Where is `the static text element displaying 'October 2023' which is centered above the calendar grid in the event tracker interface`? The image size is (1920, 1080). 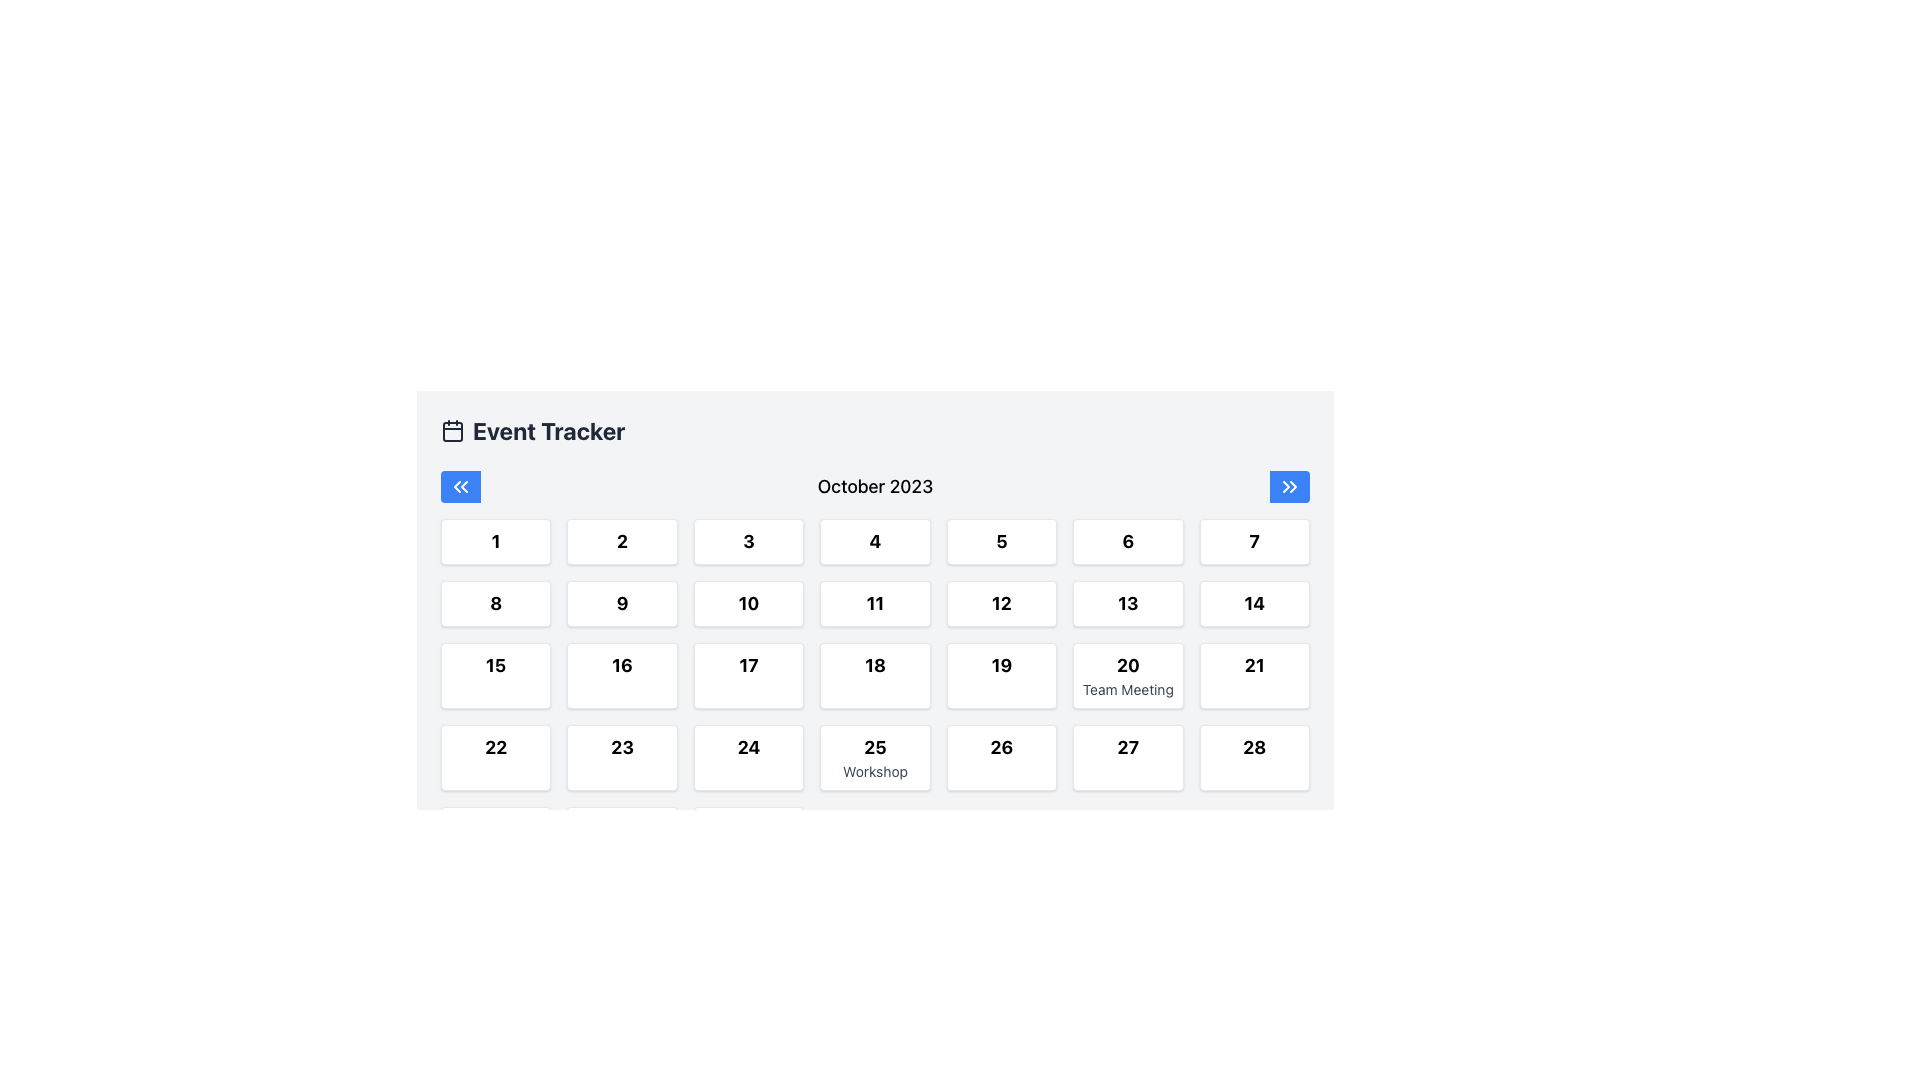
the static text element displaying 'October 2023' which is centered above the calendar grid in the event tracker interface is located at coordinates (875, 486).